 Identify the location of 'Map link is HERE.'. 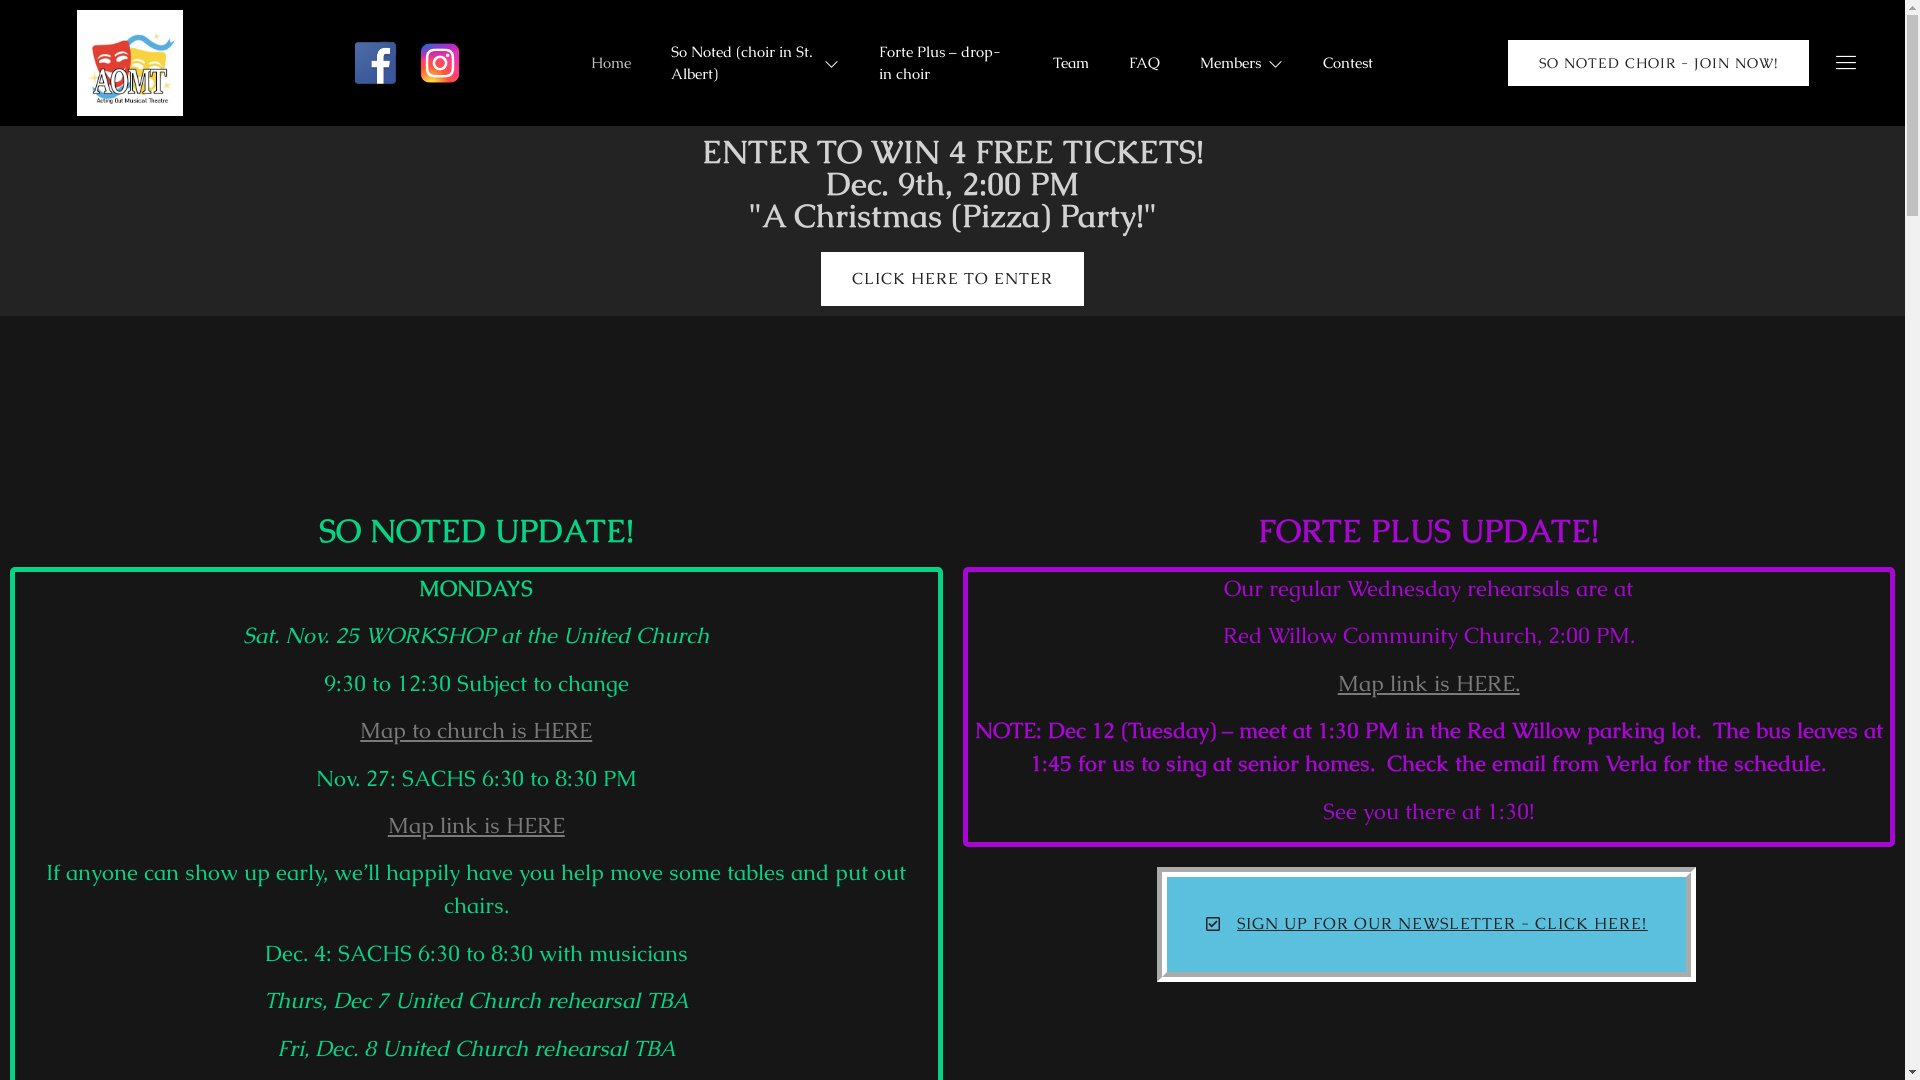
(1338, 682).